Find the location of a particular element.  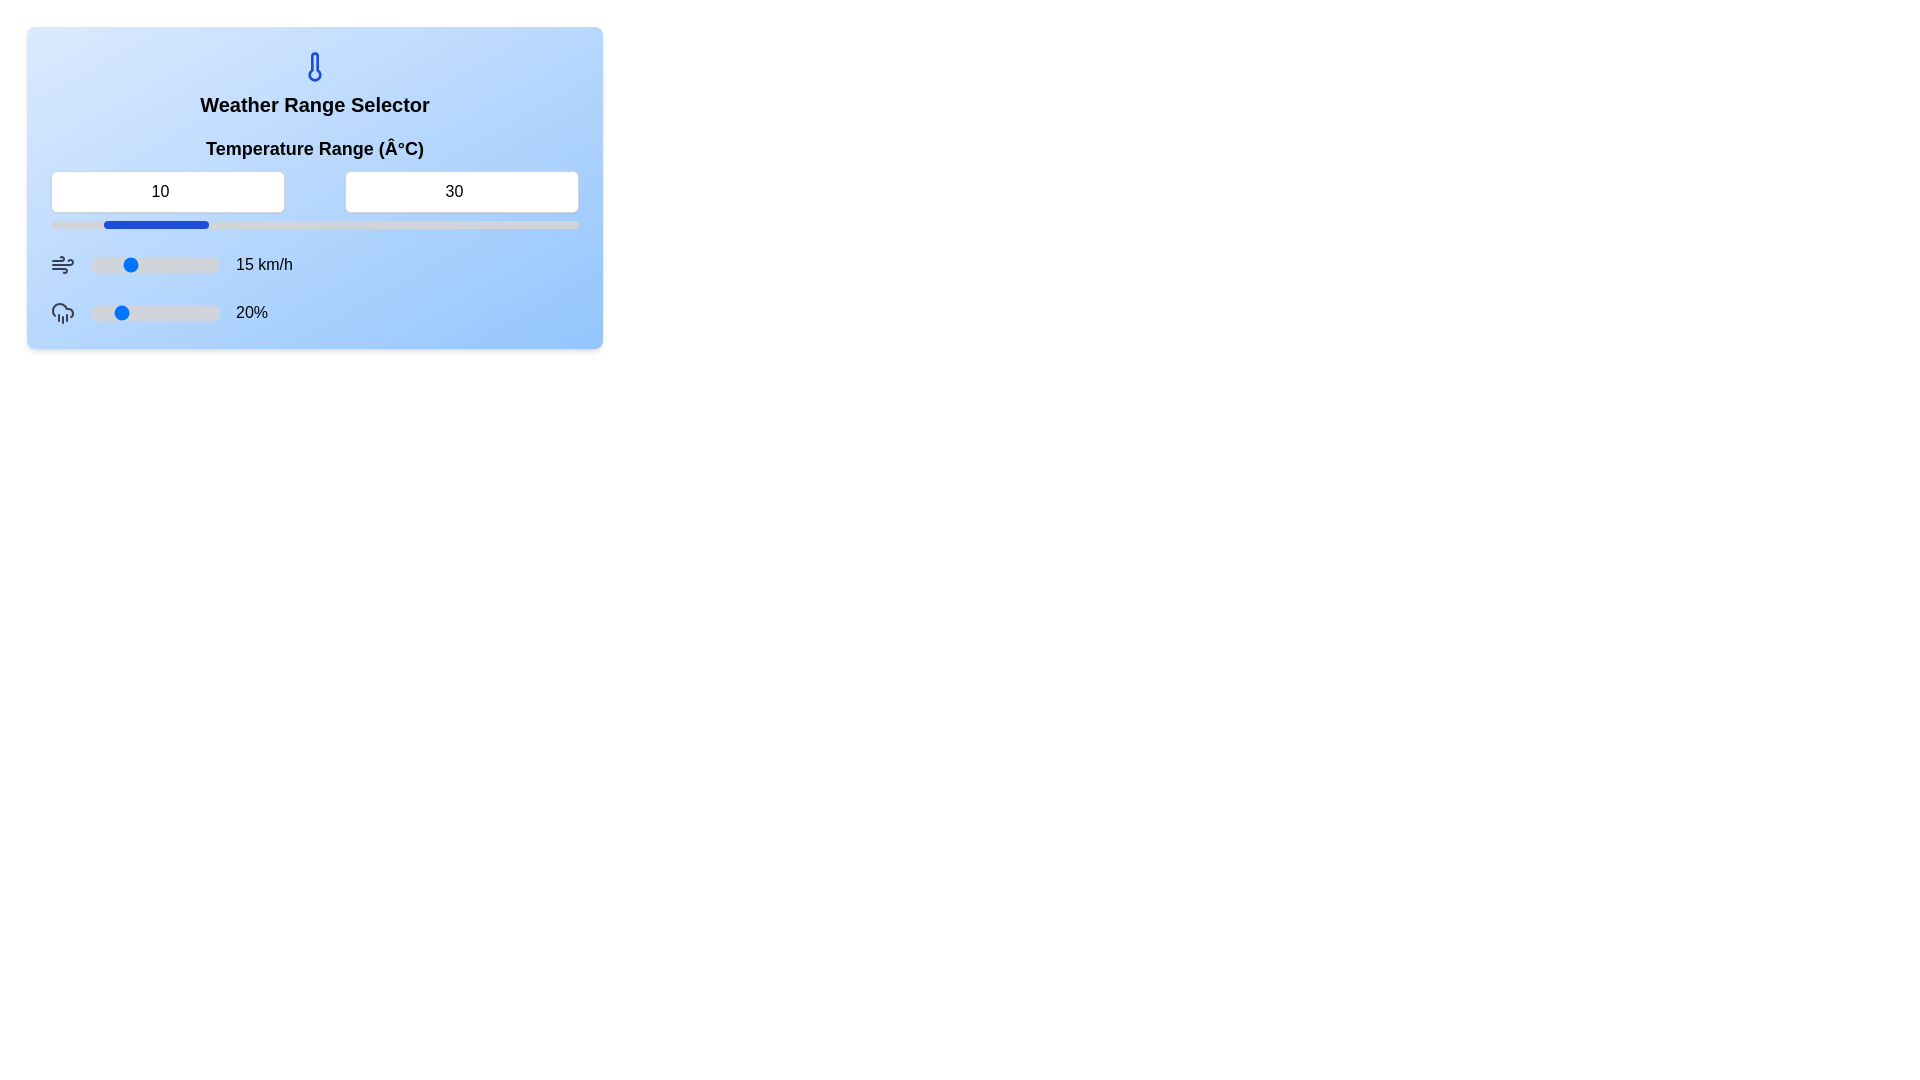

the slider is located at coordinates (135, 312).